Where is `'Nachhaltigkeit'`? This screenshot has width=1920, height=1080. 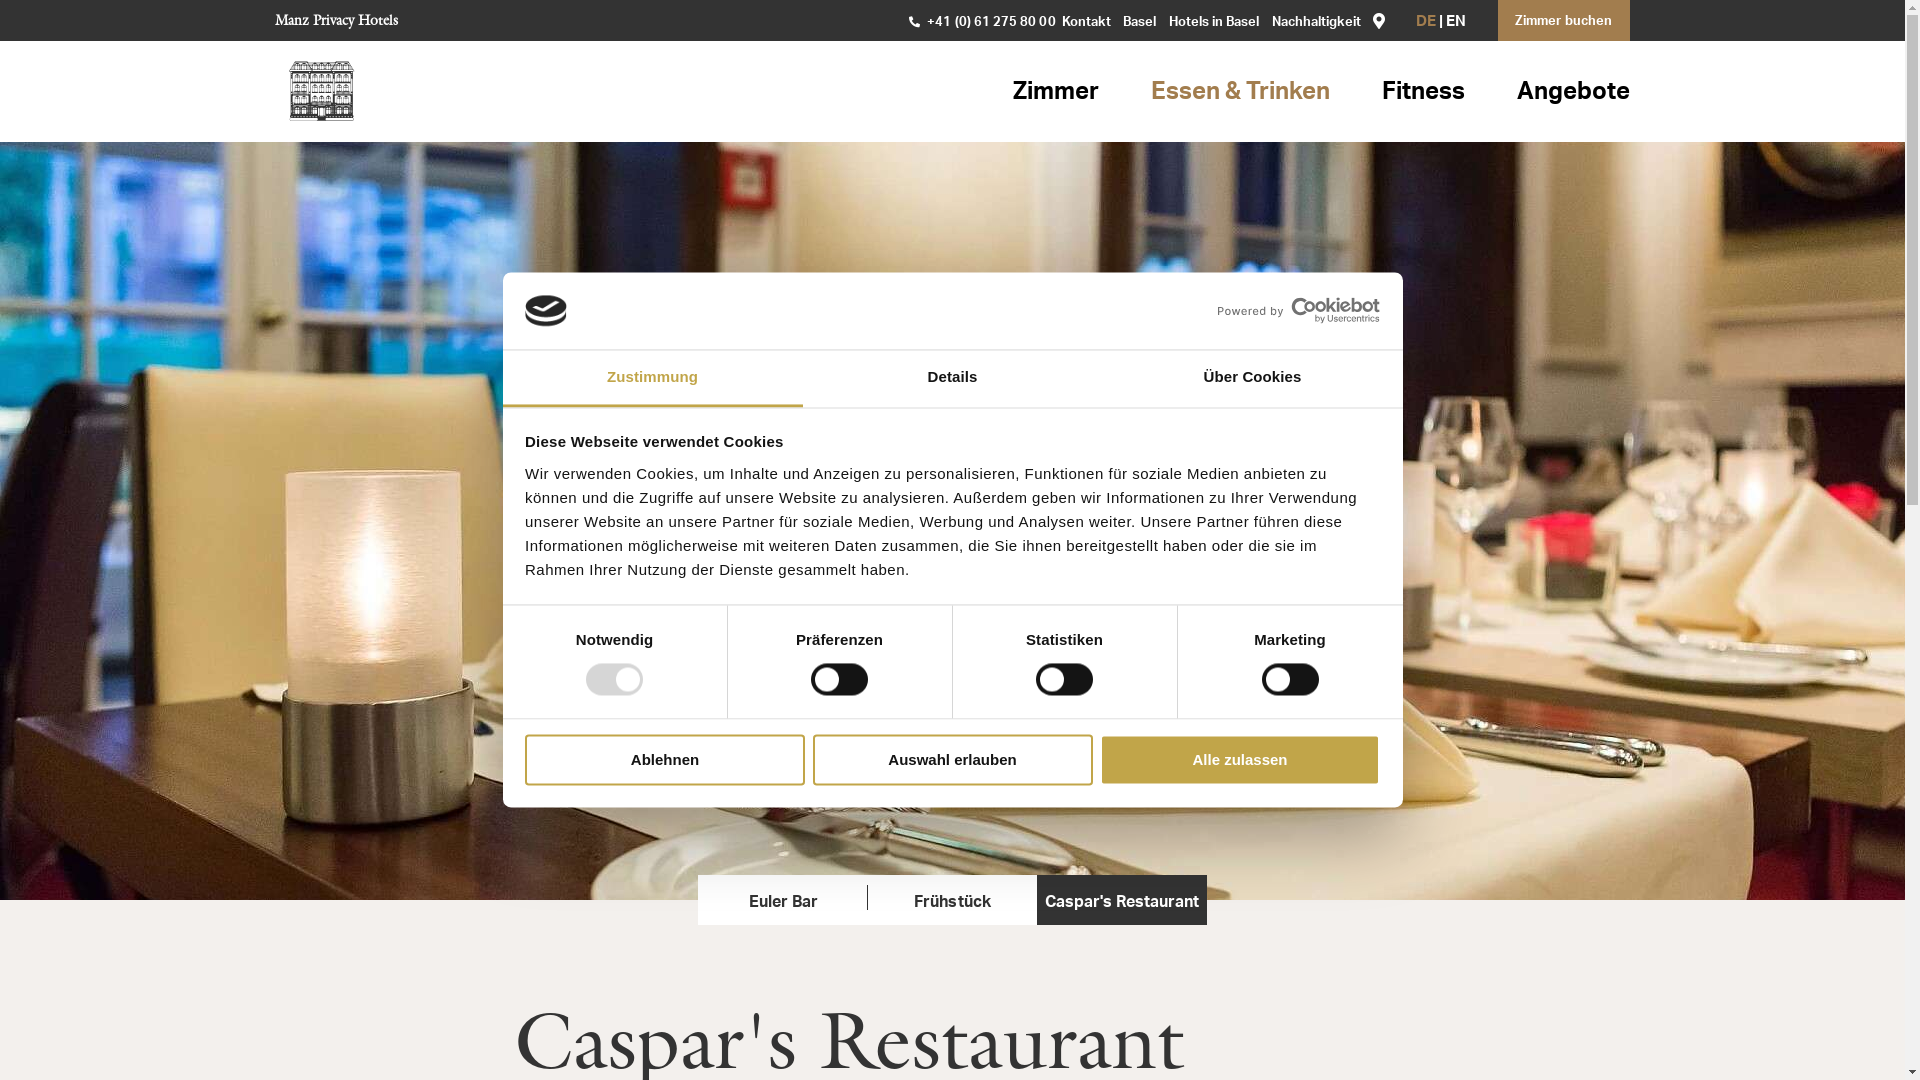
'Nachhaltigkeit' is located at coordinates (1316, 22).